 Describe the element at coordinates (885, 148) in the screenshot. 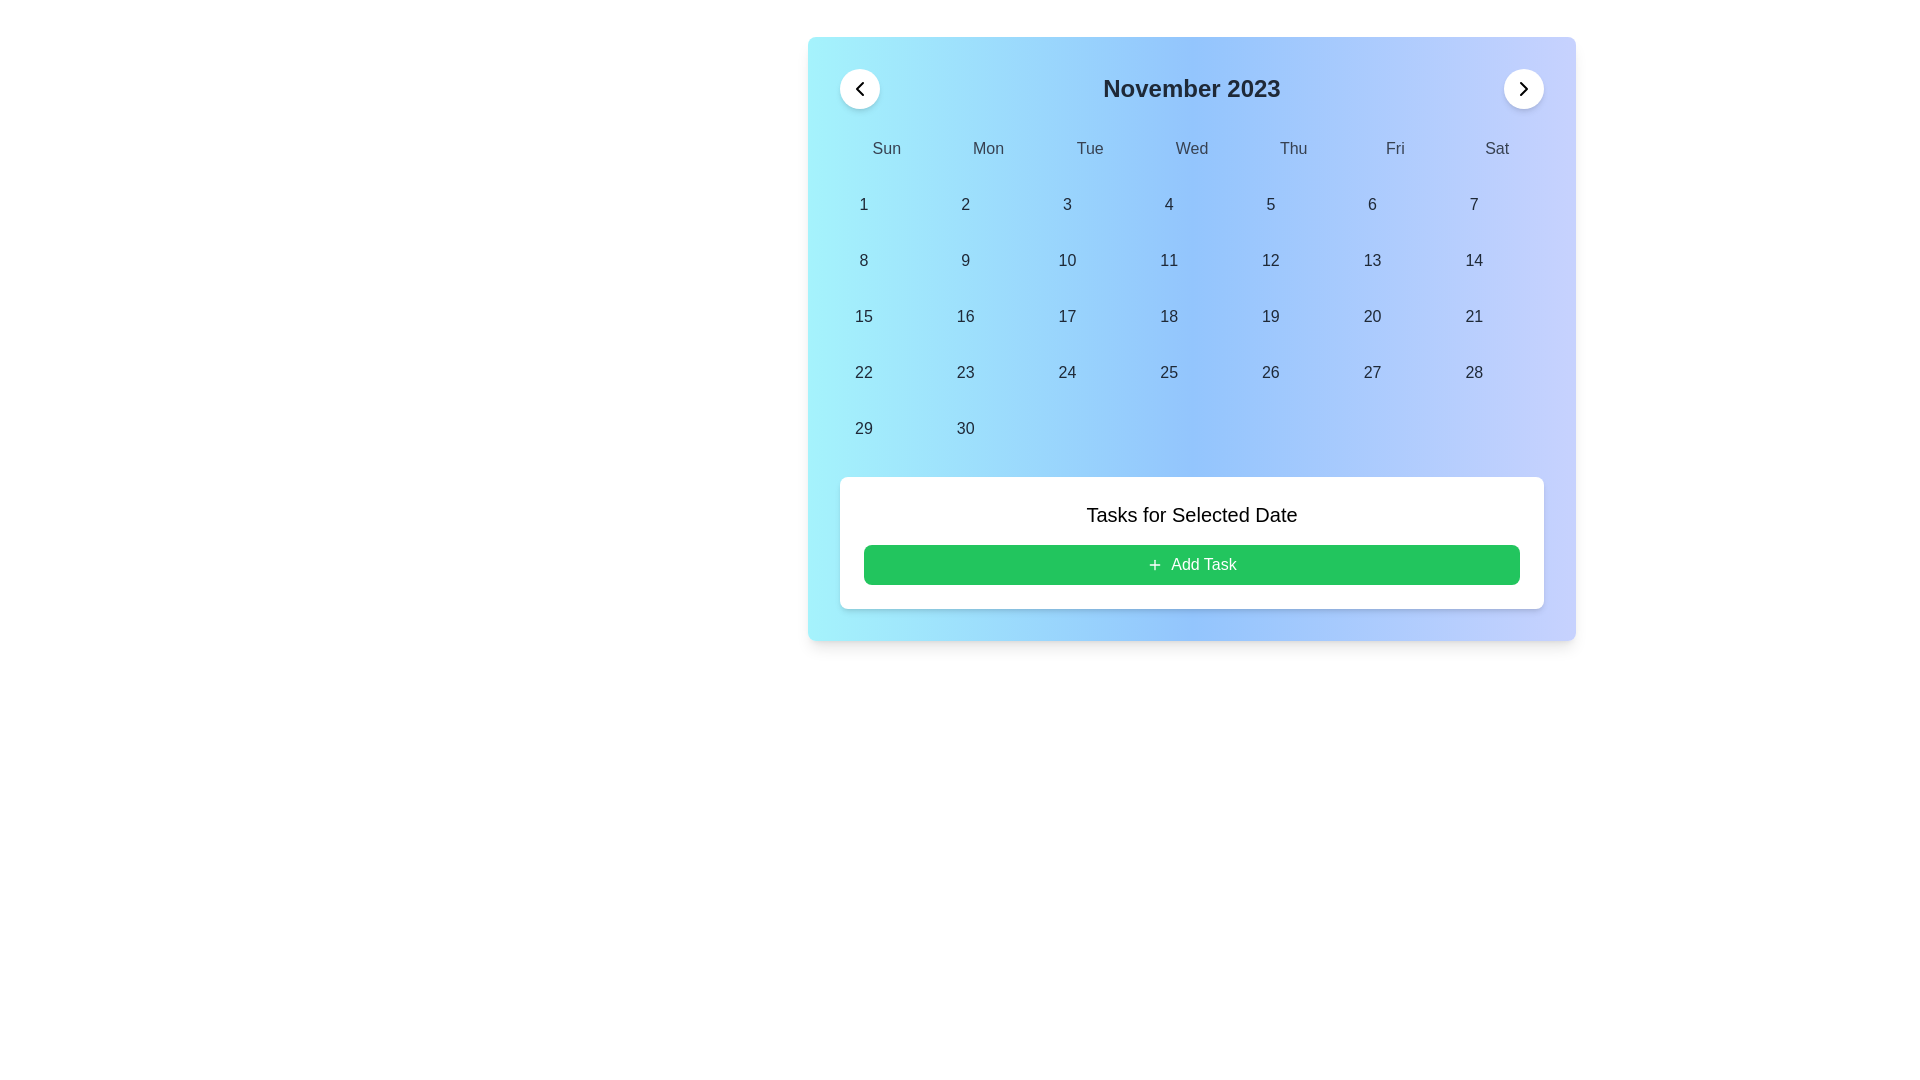

I see `the text label displaying 'Sun', which is the first label in the grid layout for the days of the week` at that location.